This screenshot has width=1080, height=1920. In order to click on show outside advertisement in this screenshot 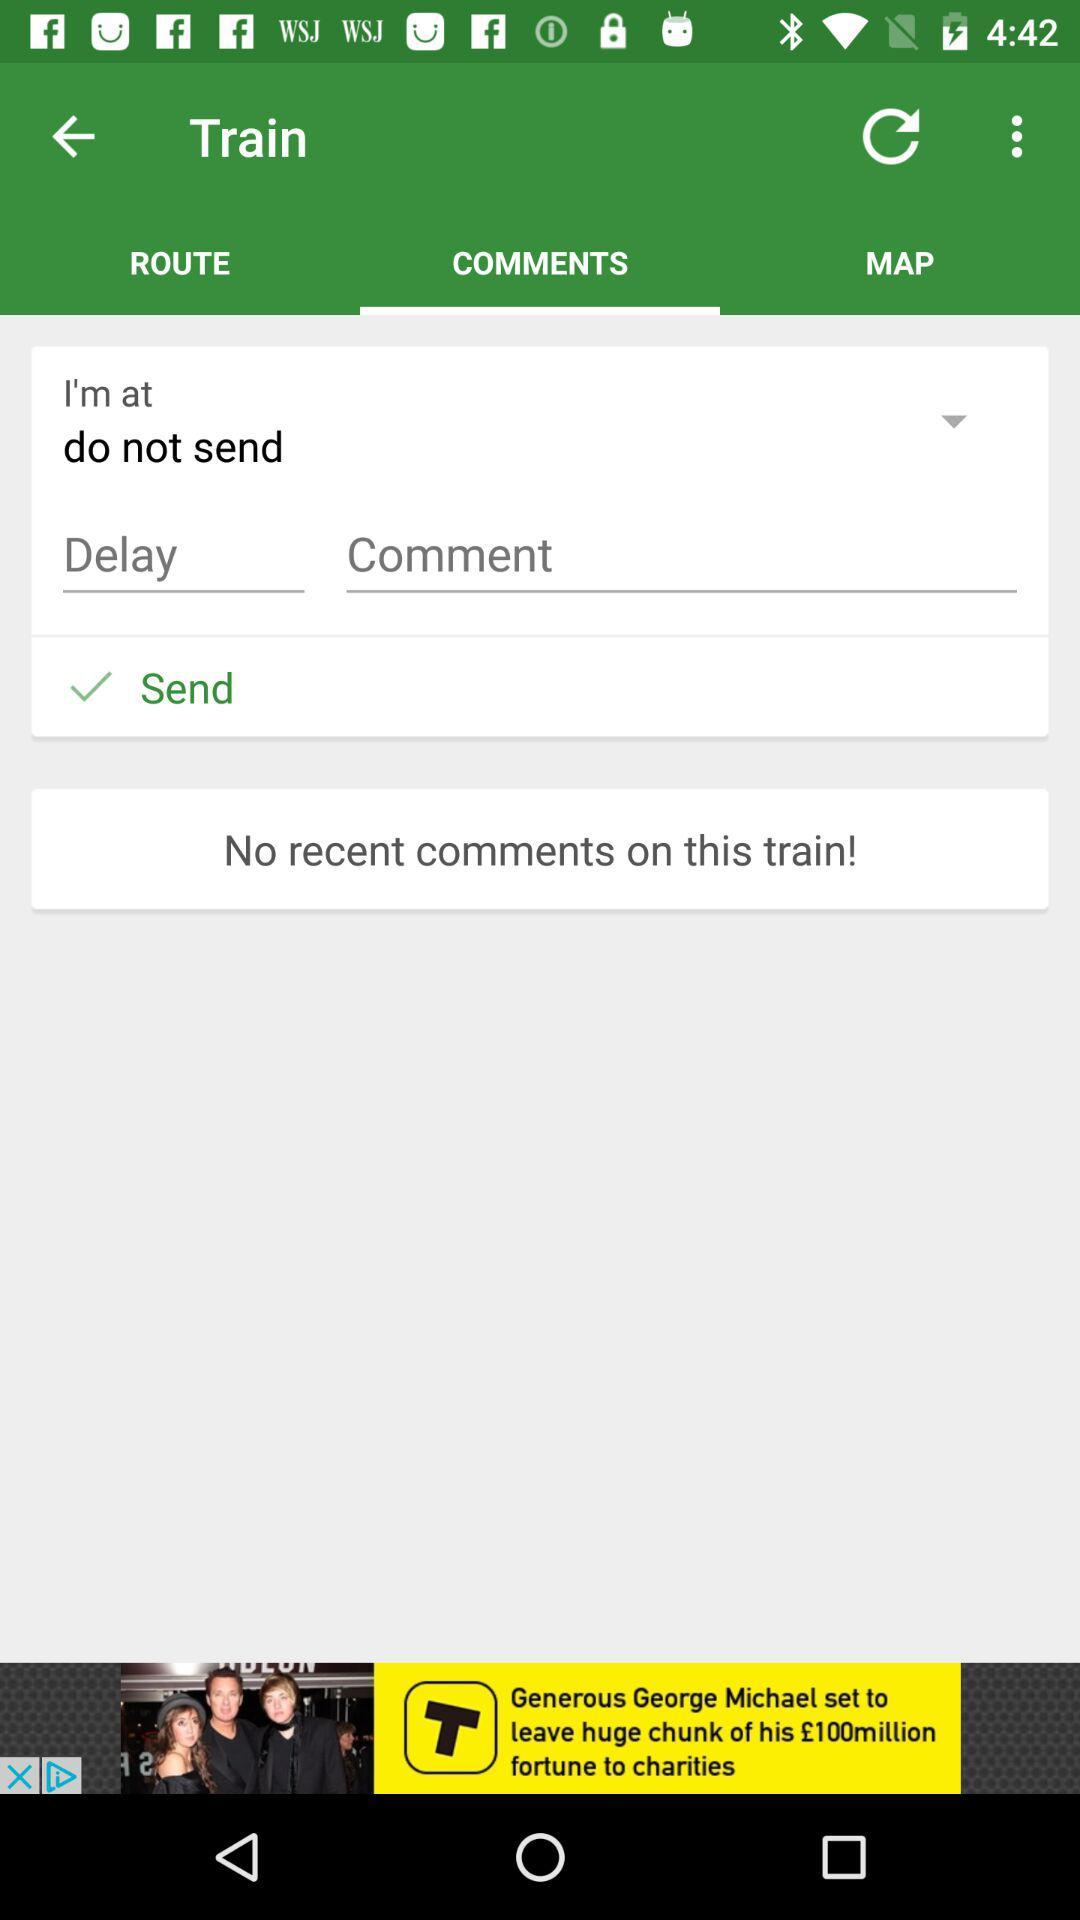, I will do `click(540, 1727)`.